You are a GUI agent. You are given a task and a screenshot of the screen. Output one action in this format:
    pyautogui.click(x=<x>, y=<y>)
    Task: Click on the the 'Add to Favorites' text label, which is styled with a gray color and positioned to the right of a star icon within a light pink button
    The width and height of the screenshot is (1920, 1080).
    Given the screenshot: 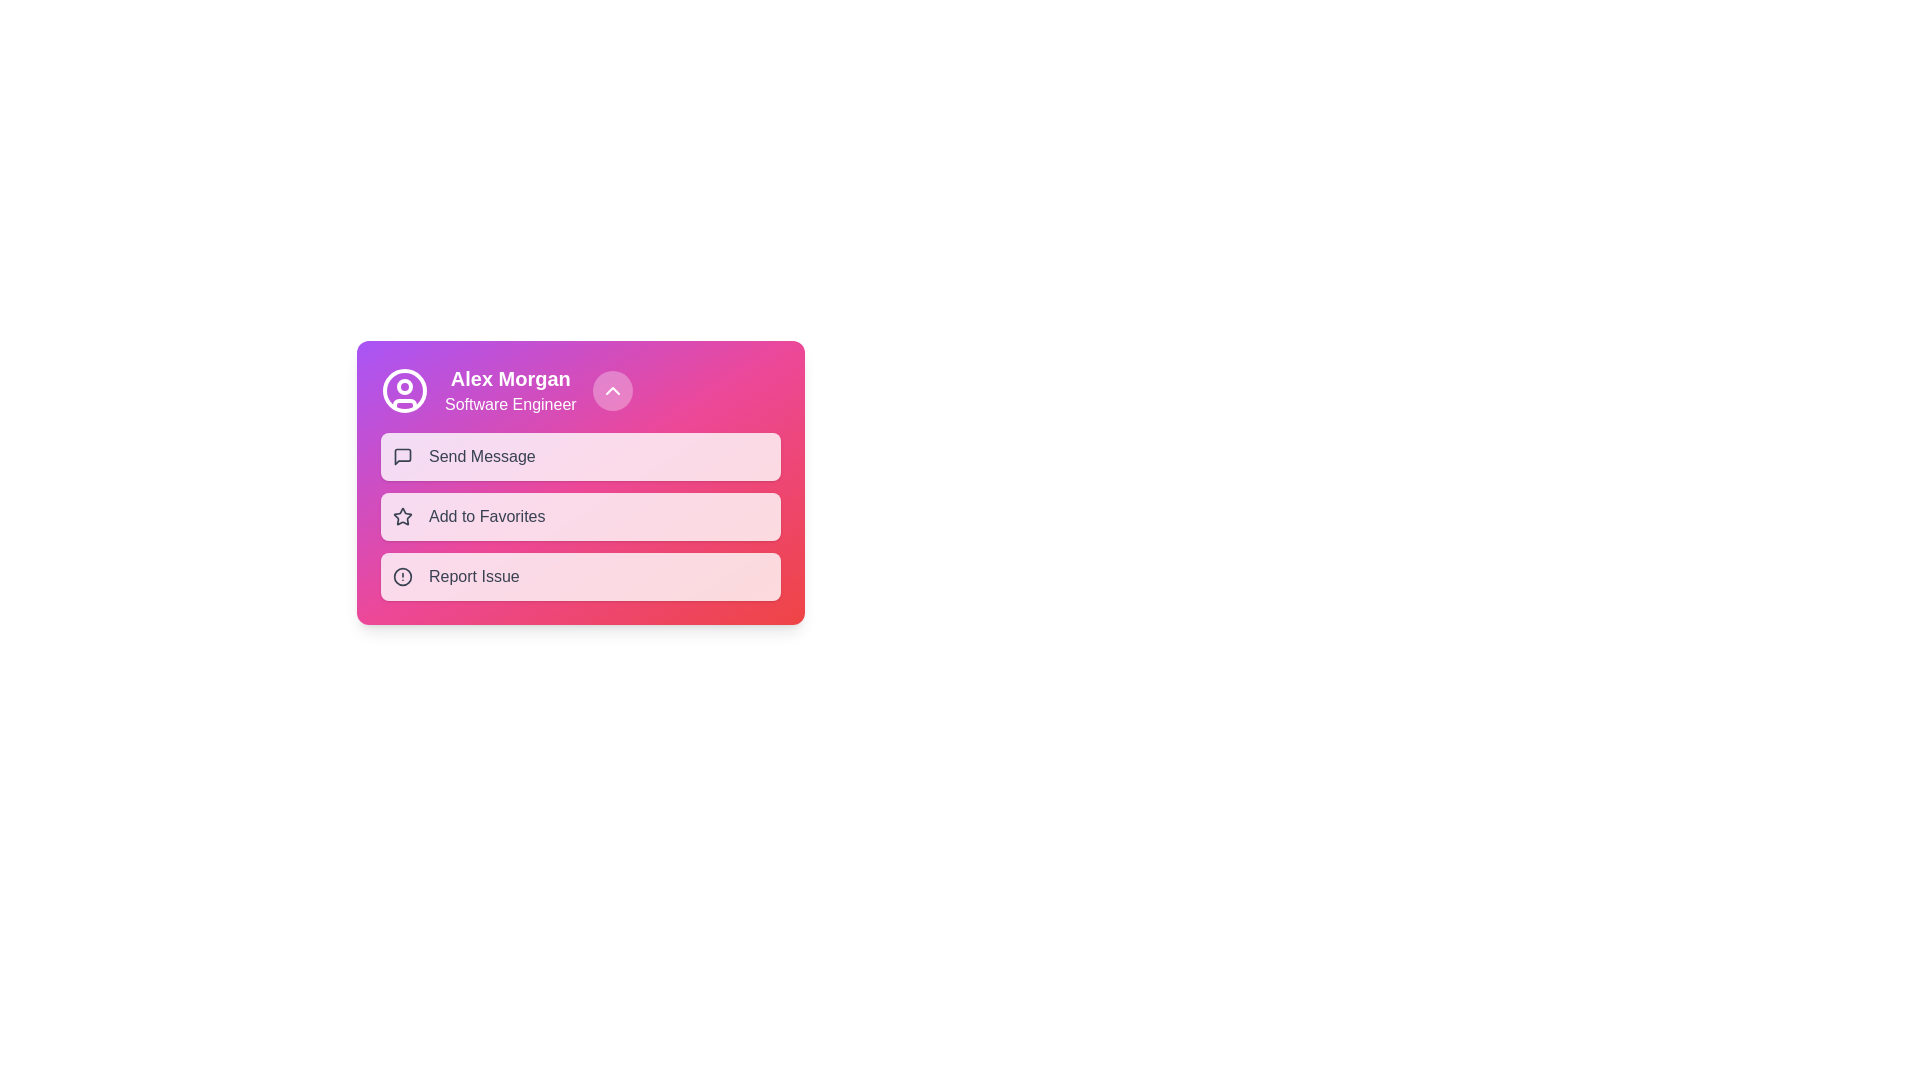 What is the action you would take?
    pyautogui.click(x=487, y=515)
    